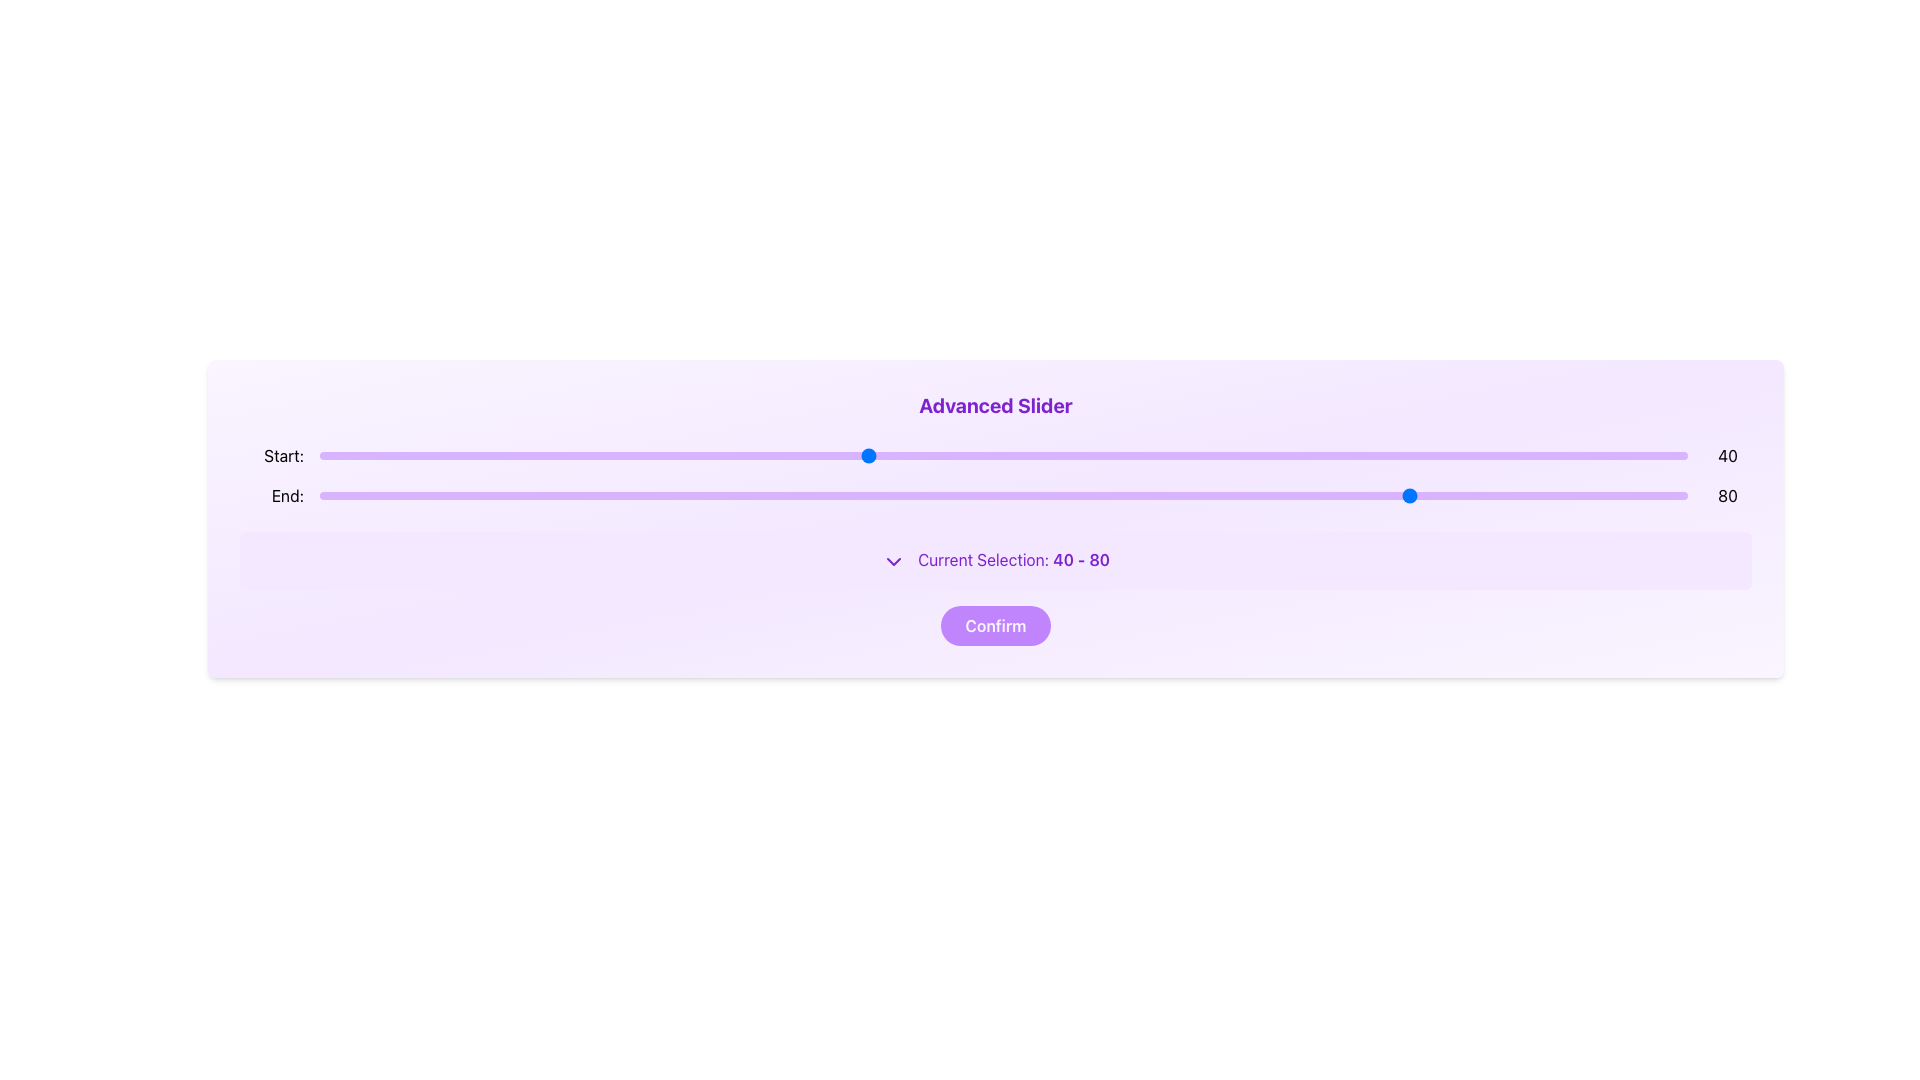 Image resolution: width=1920 pixels, height=1080 pixels. I want to click on the start slider, so click(920, 455).